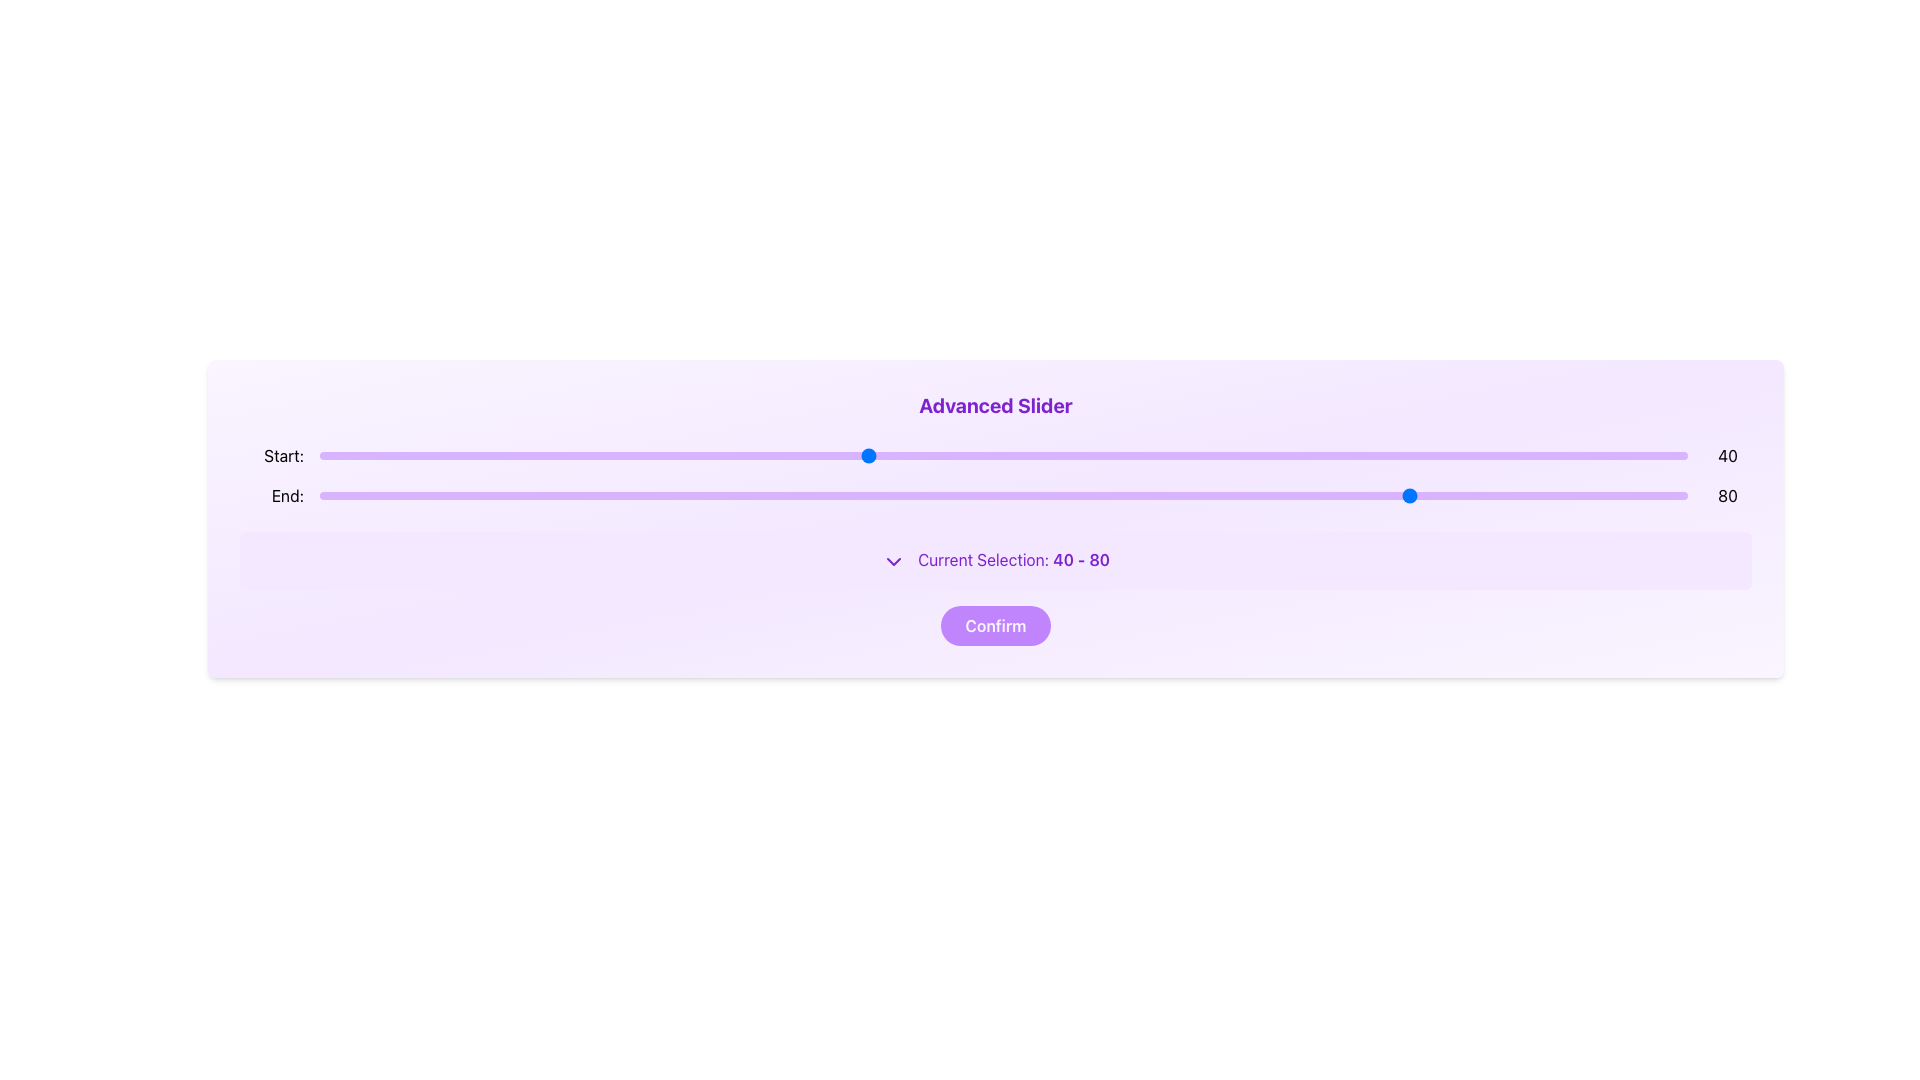 Image resolution: width=1920 pixels, height=1080 pixels. I want to click on the start slider, so click(920, 455).